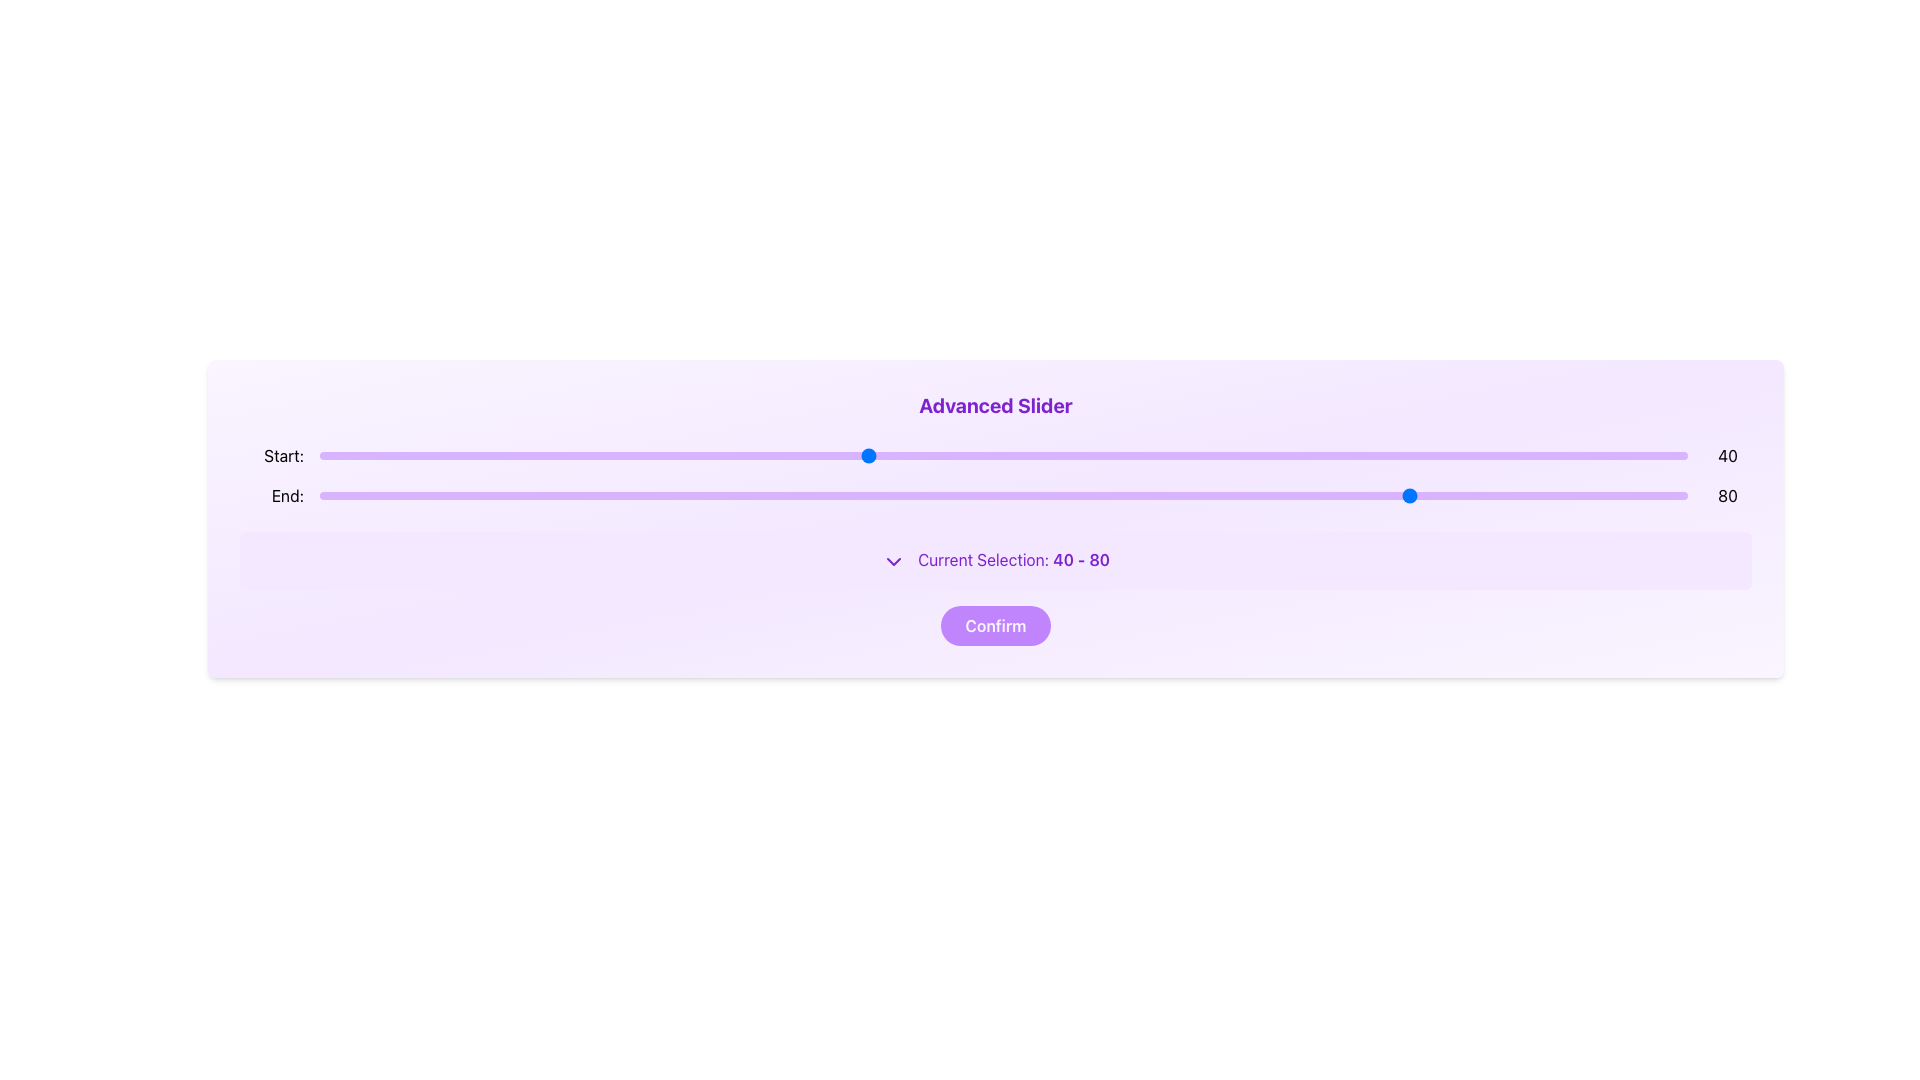 Image resolution: width=1920 pixels, height=1080 pixels. I want to click on the start slider, so click(920, 455).